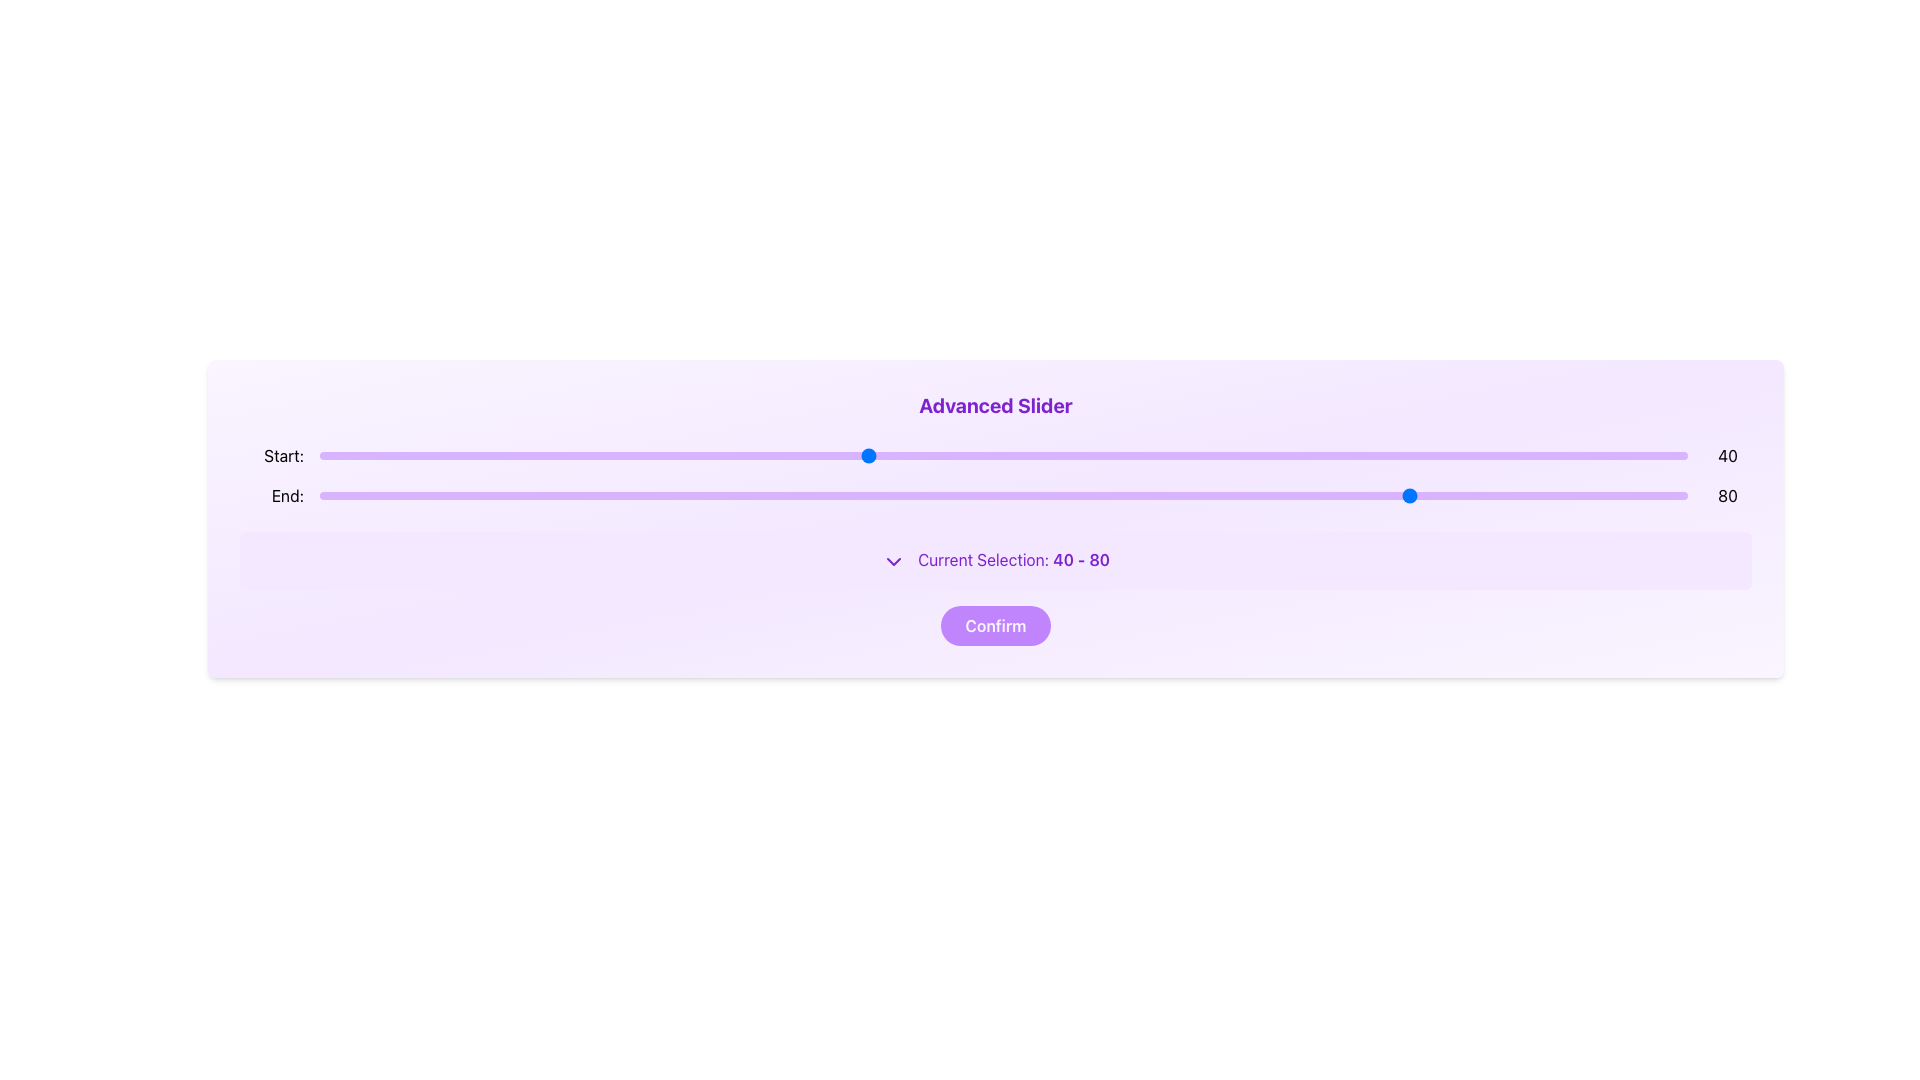 Image resolution: width=1920 pixels, height=1080 pixels. I want to click on the start slider, so click(920, 455).